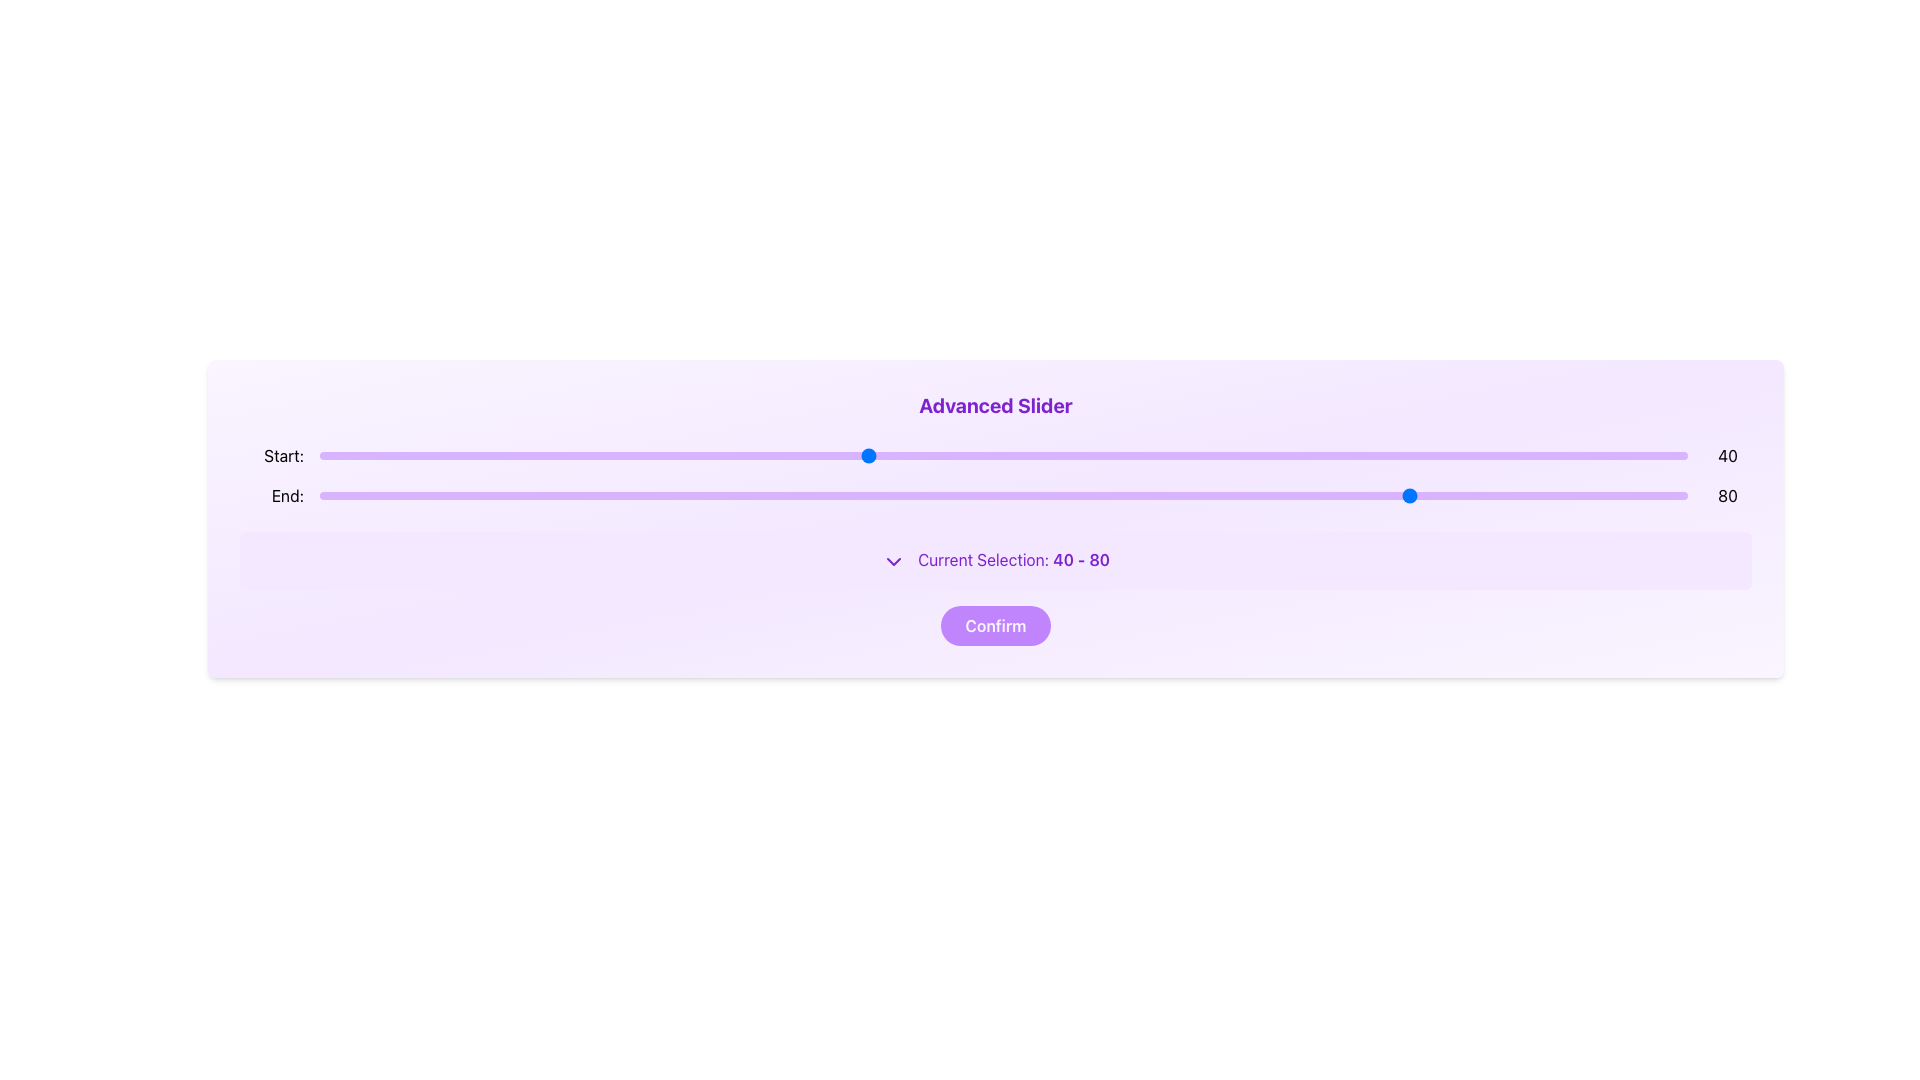 Image resolution: width=1920 pixels, height=1080 pixels. I want to click on the start slider, so click(920, 455).